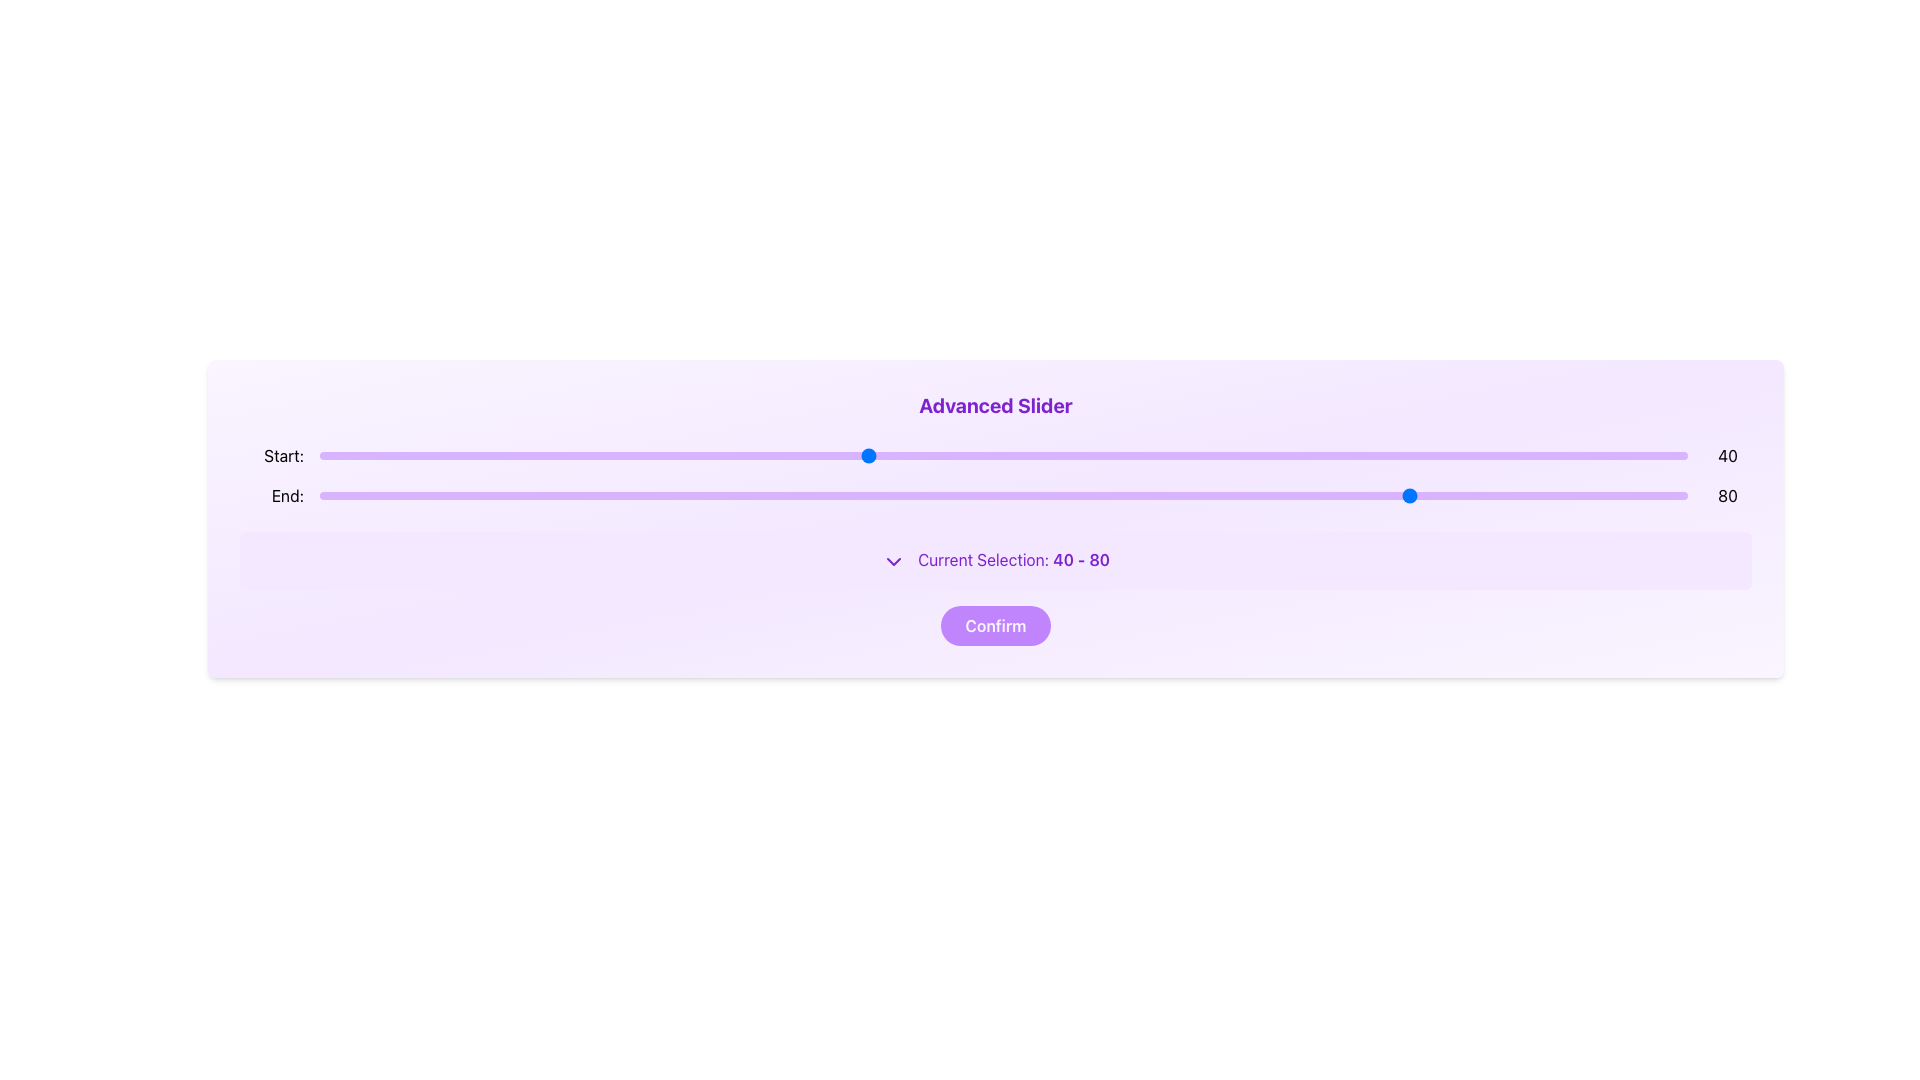 Image resolution: width=1920 pixels, height=1080 pixels. I want to click on the start slider, so click(920, 455).